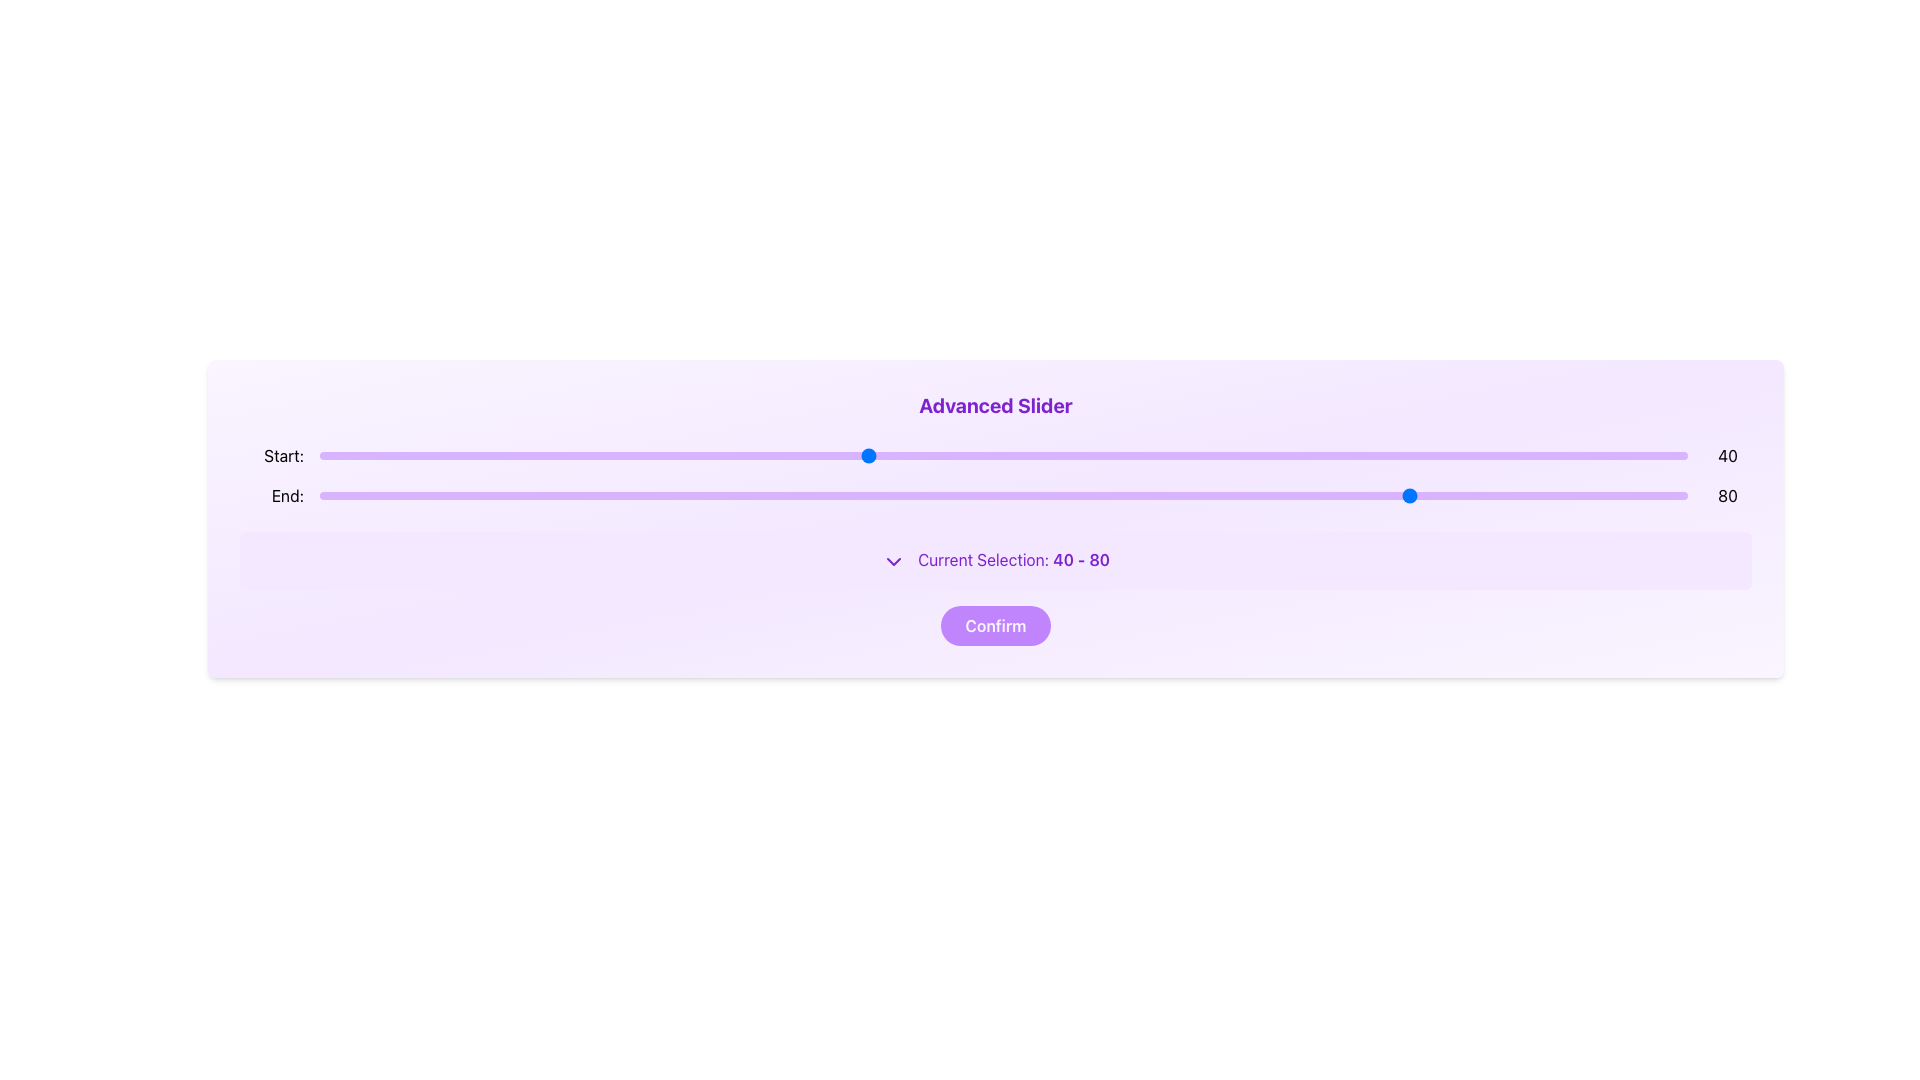 Image resolution: width=1920 pixels, height=1080 pixels. I want to click on the start slider, so click(920, 455).